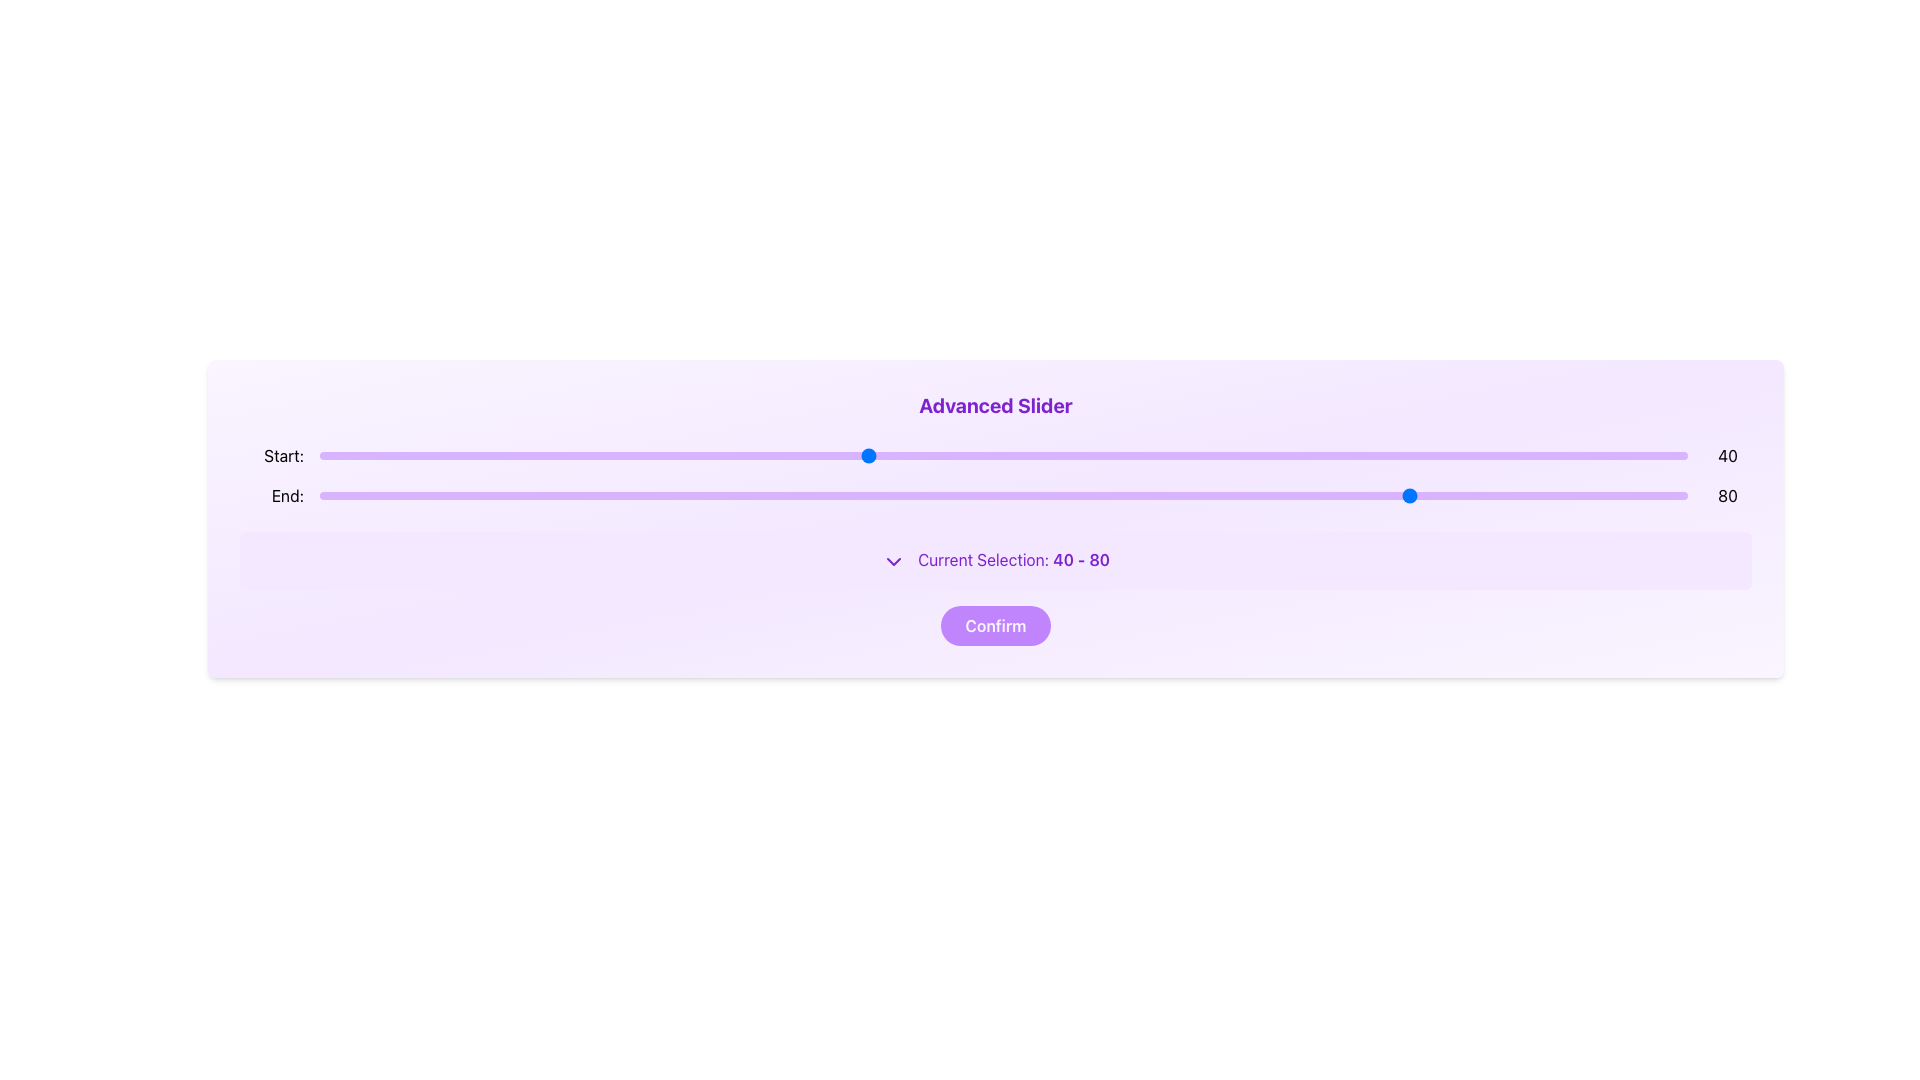 Image resolution: width=1920 pixels, height=1080 pixels. I want to click on the start slider, so click(920, 455).